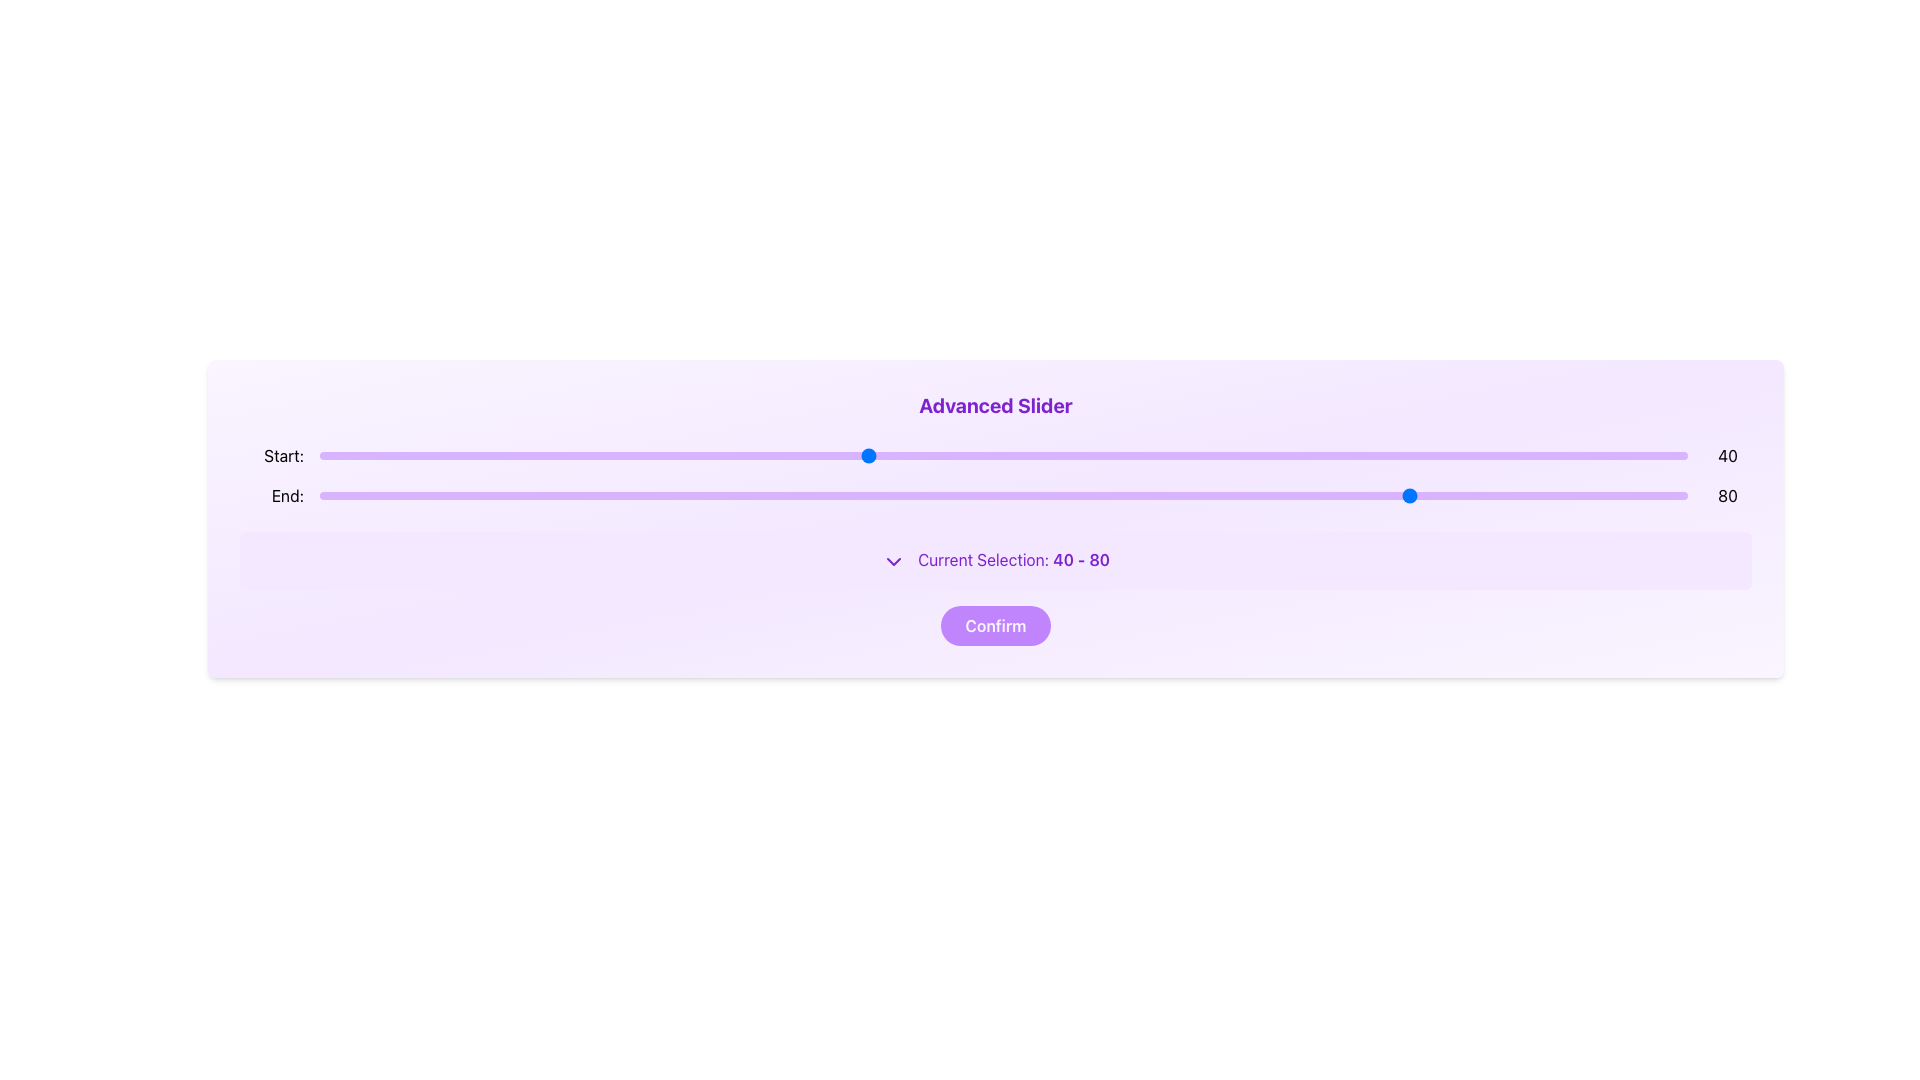 Image resolution: width=1920 pixels, height=1080 pixels. I want to click on the start slider, so click(920, 455).